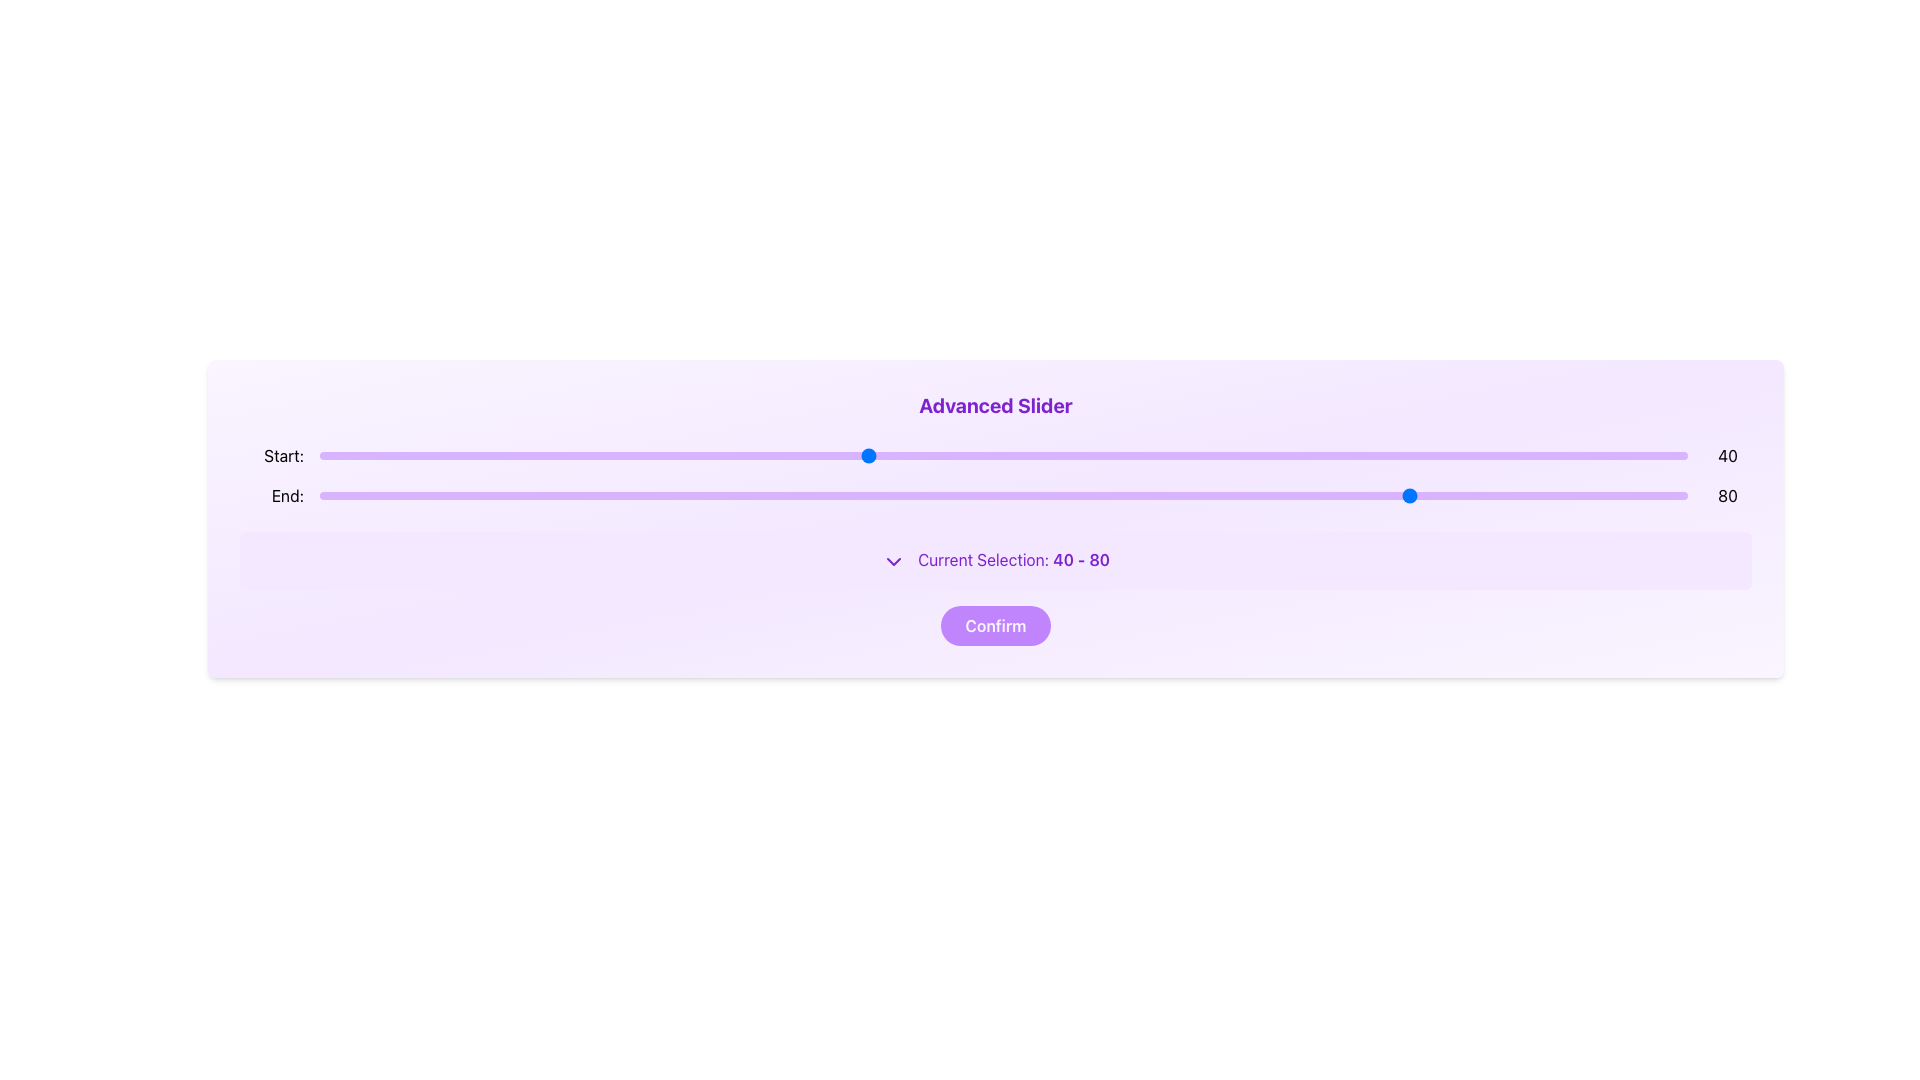 Image resolution: width=1920 pixels, height=1080 pixels. I want to click on the start slider, so click(920, 455).